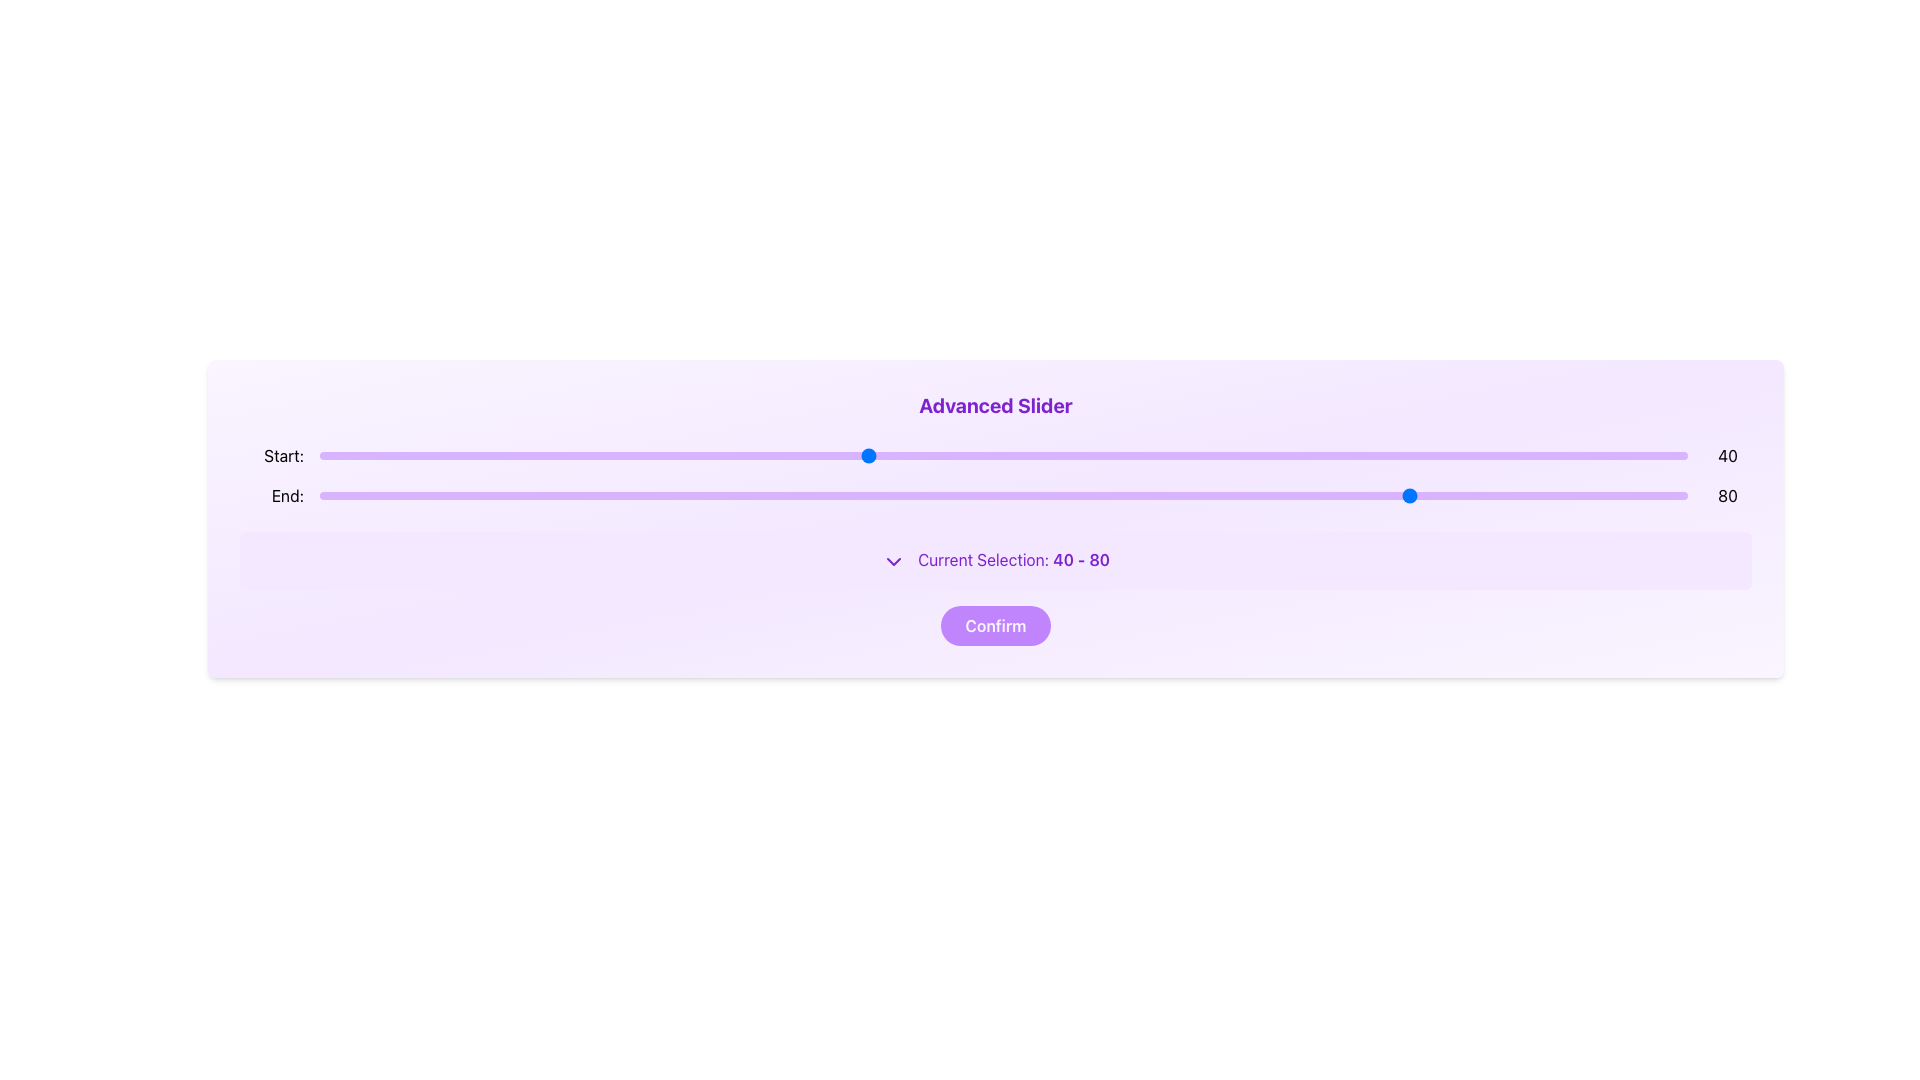 Image resolution: width=1920 pixels, height=1080 pixels. I want to click on the start slider, so click(920, 455).